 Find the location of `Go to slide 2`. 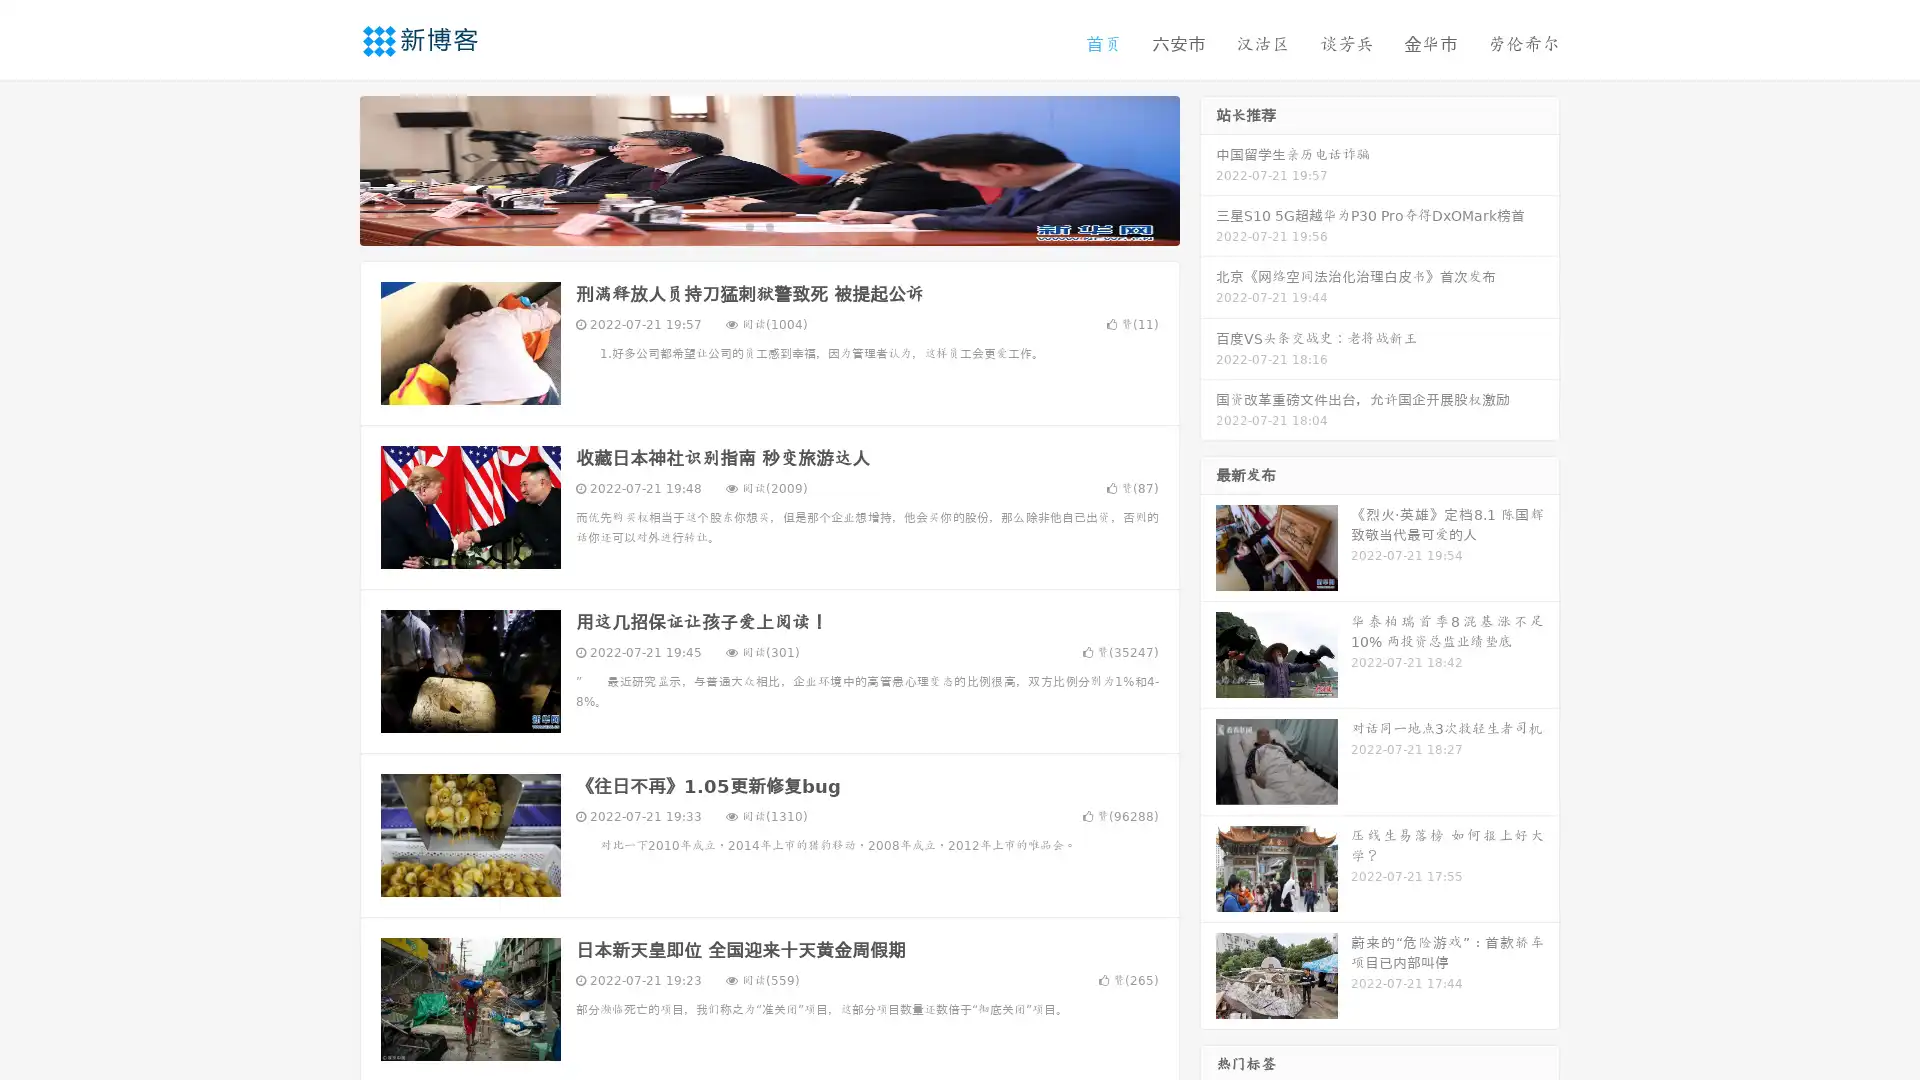

Go to slide 2 is located at coordinates (768, 225).